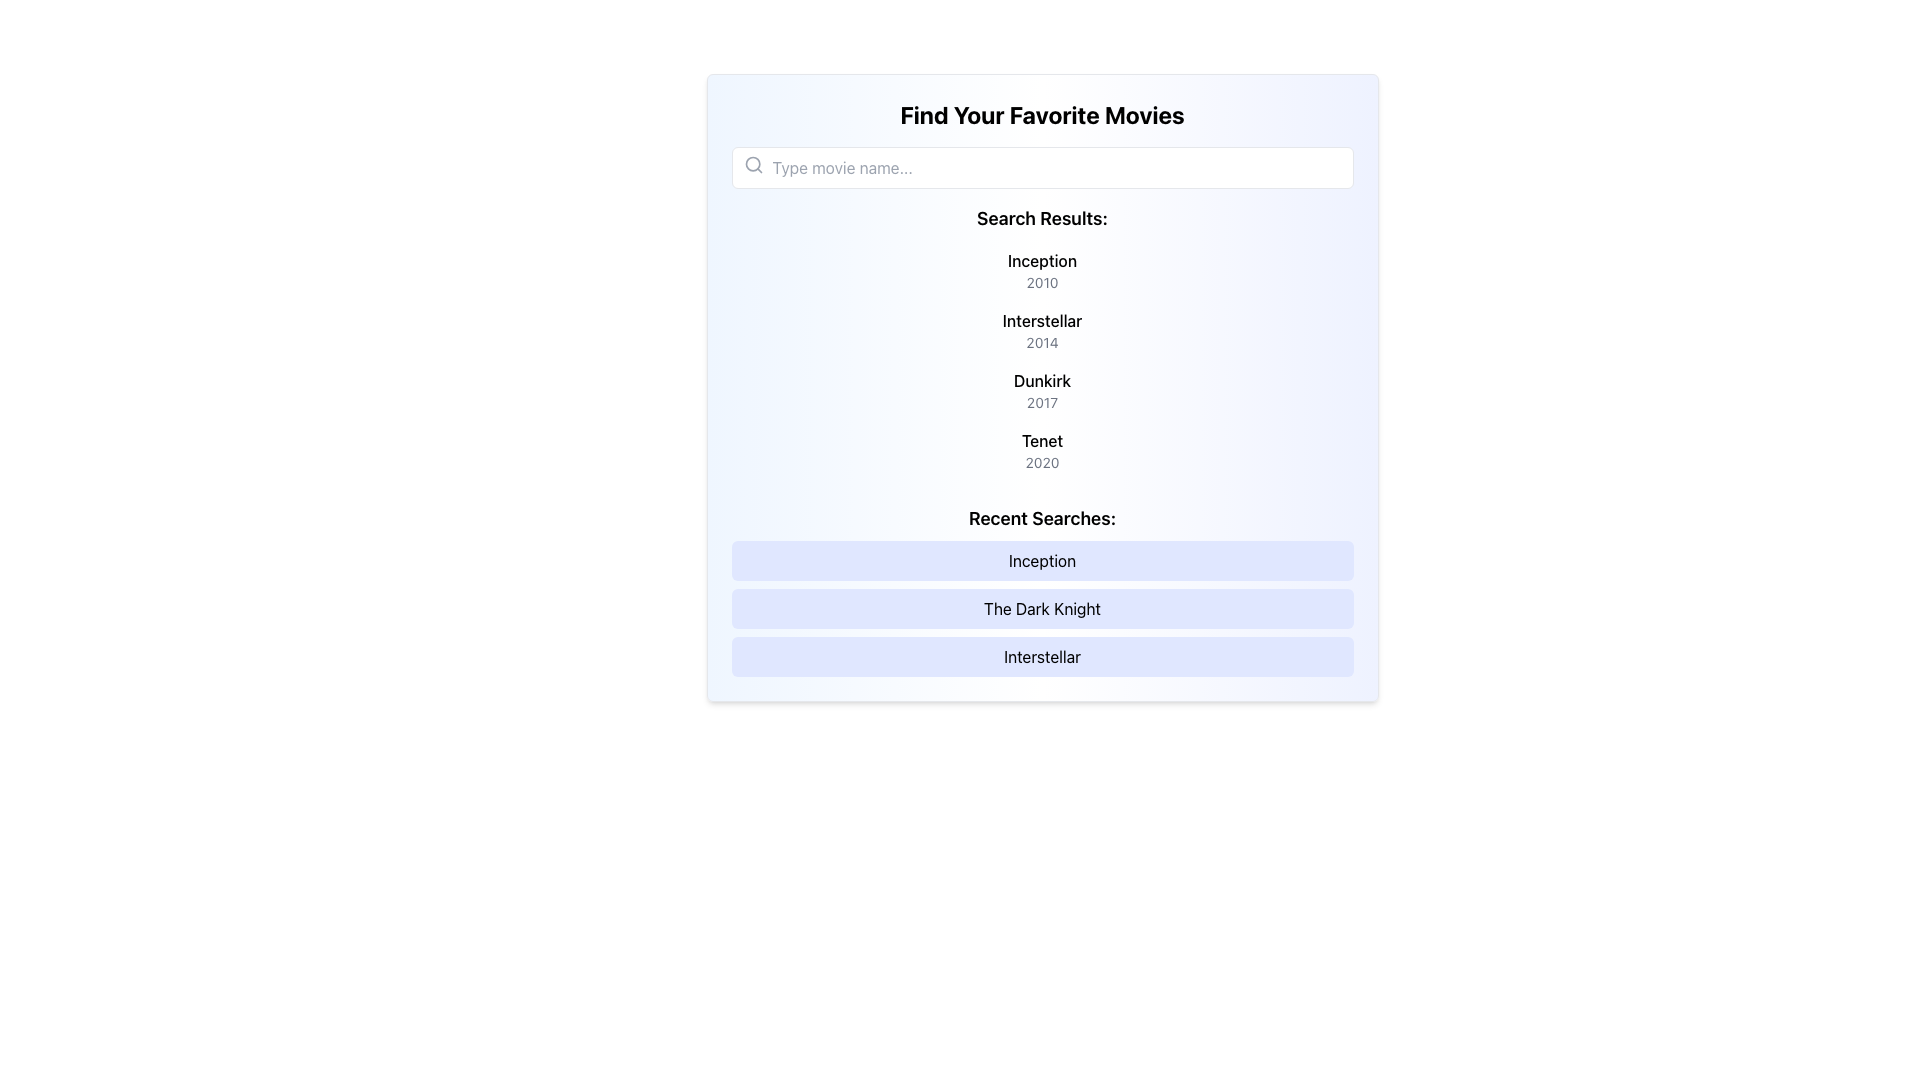 The width and height of the screenshot is (1920, 1080). Describe the element at coordinates (1041, 589) in the screenshot. I see `the middle clickable movie title in the 'Recent Searches:' section, which is styled with rounded corners and an indigo background` at that location.